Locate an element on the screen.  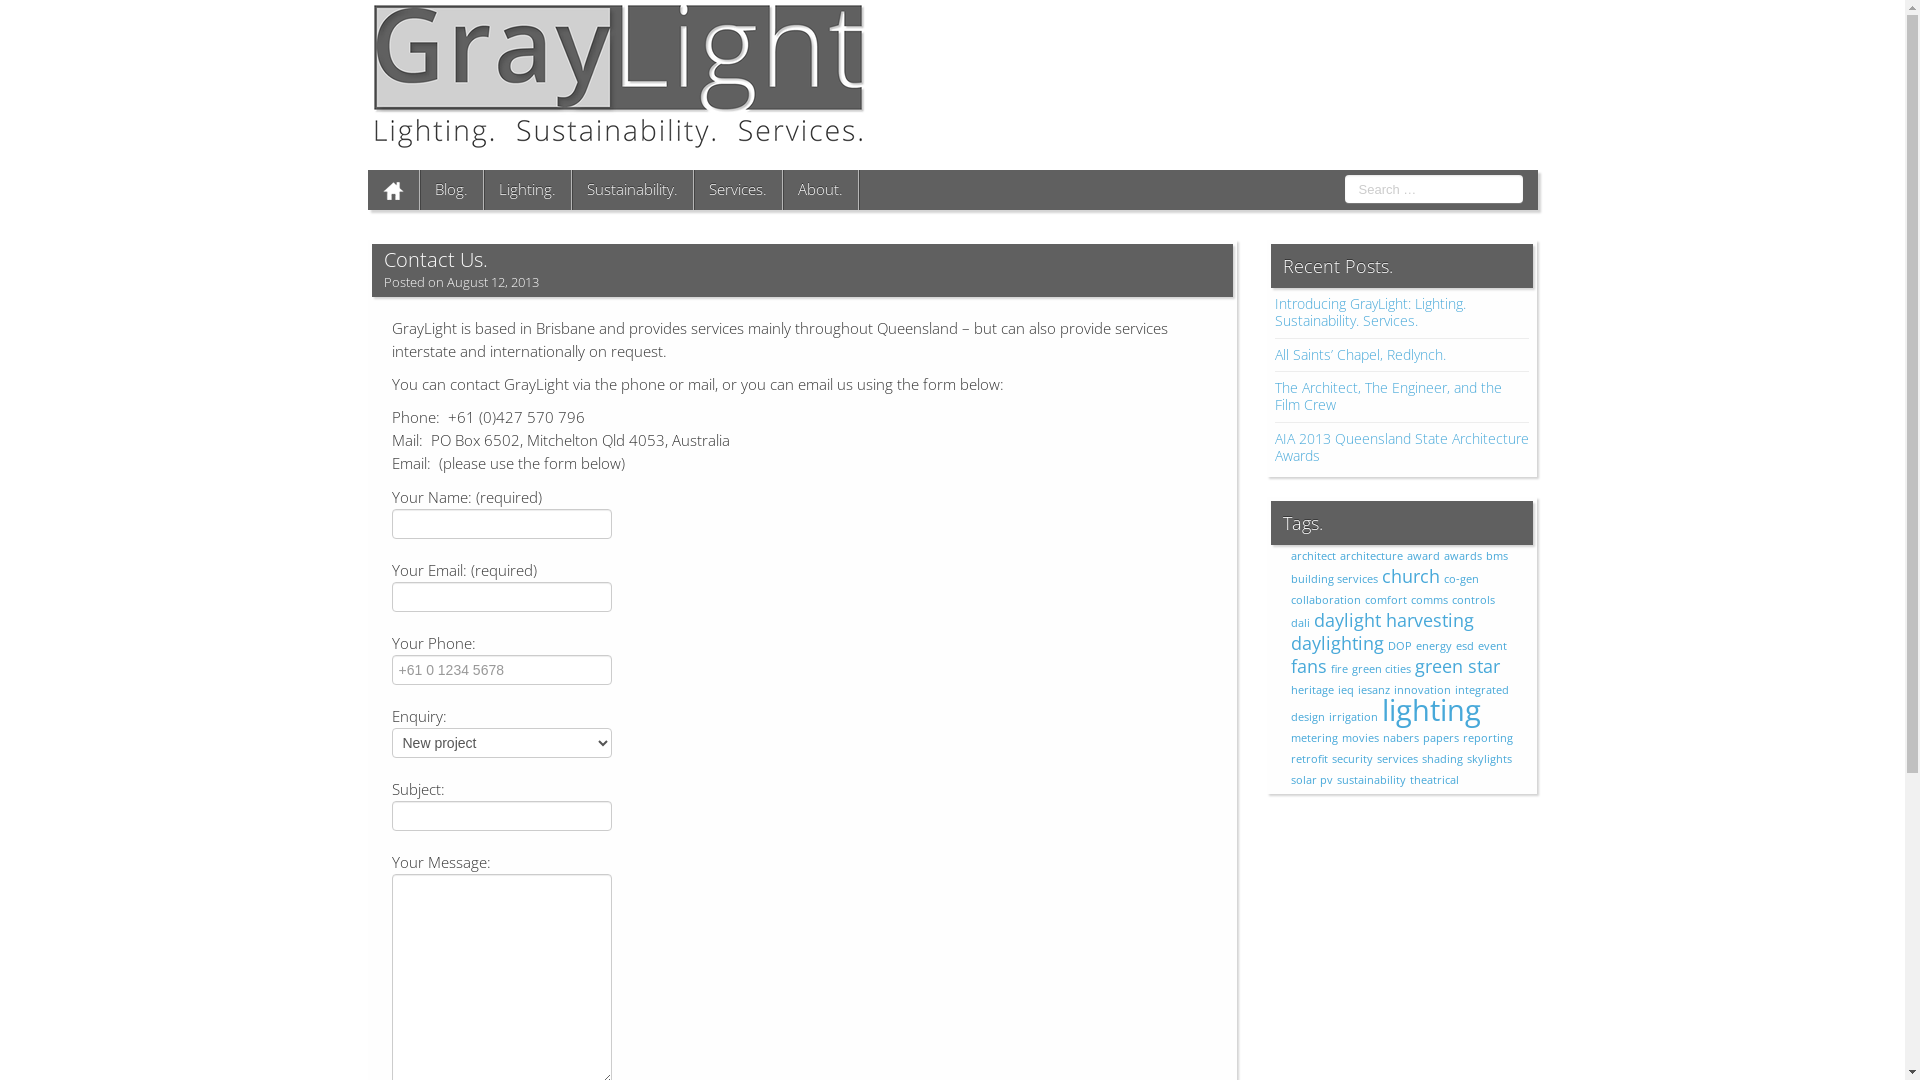
'building services' is located at coordinates (1334, 578).